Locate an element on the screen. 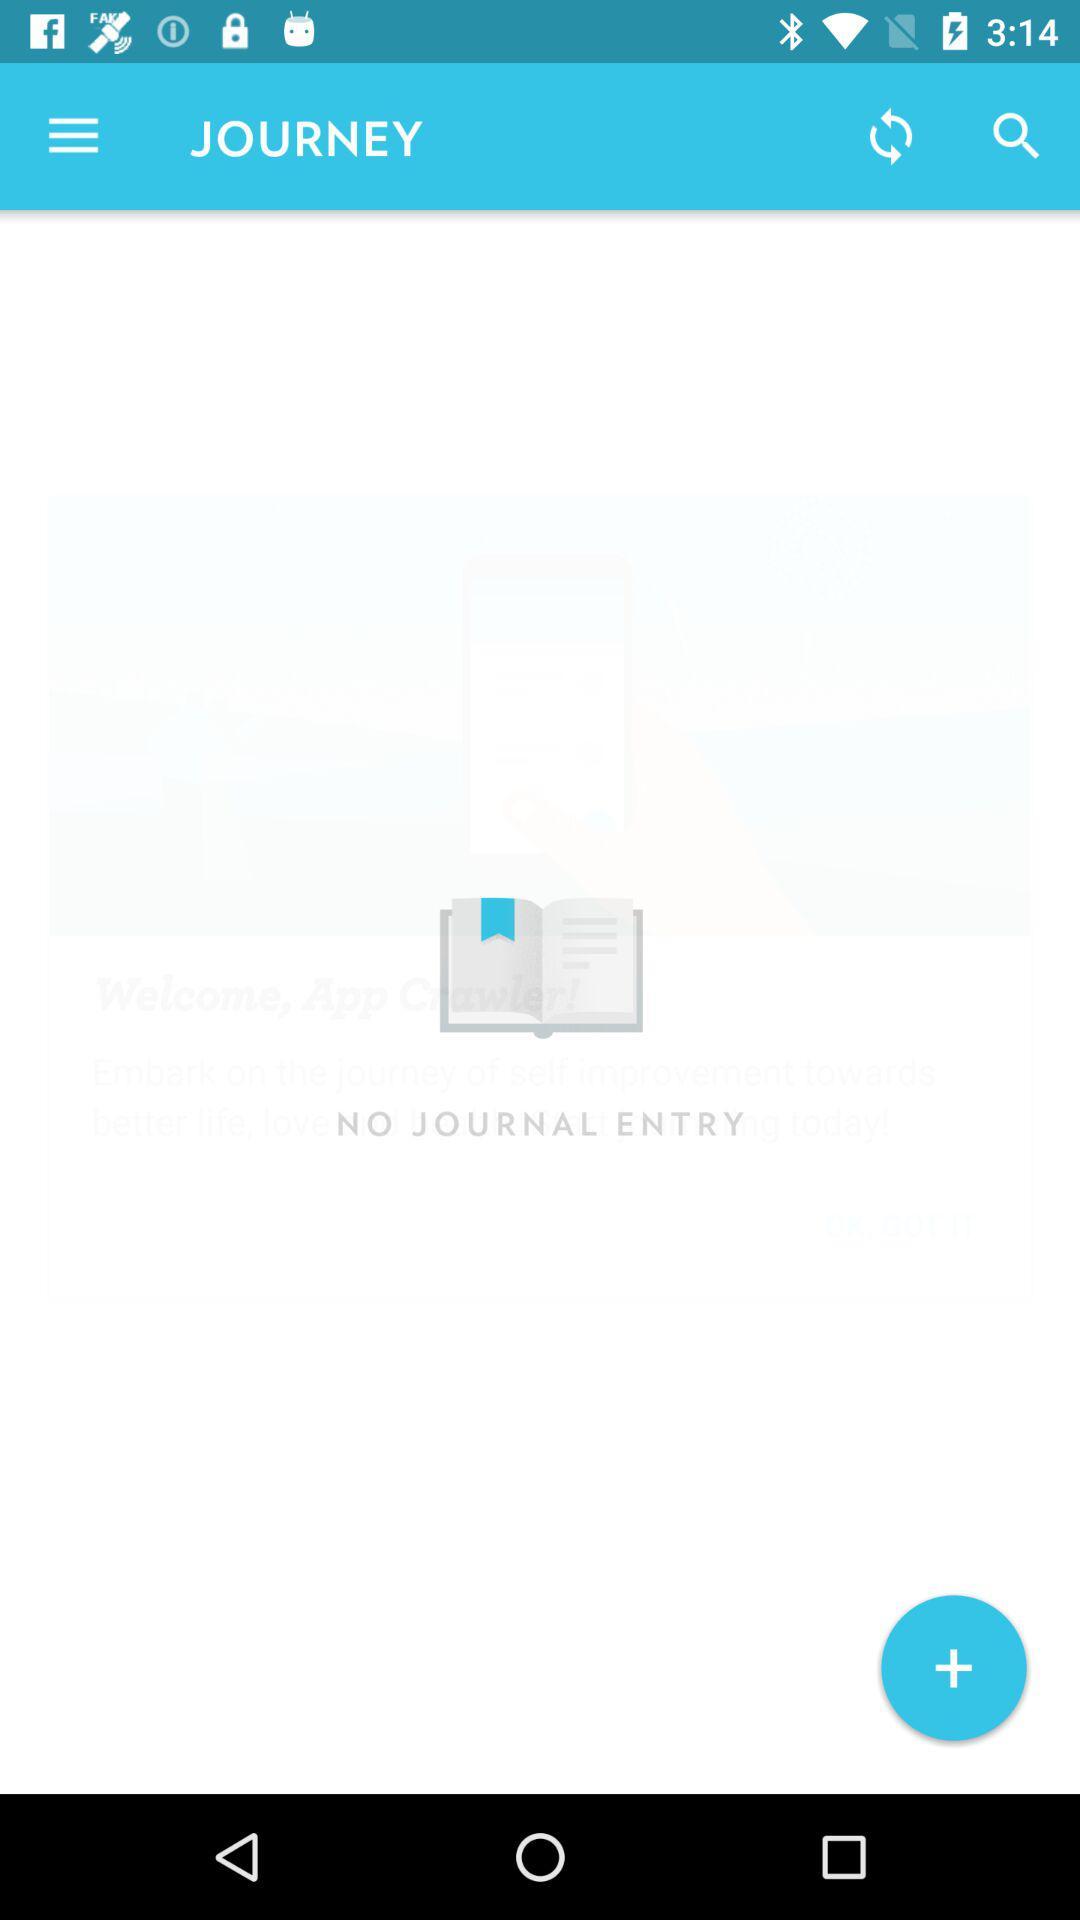 Image resolution: width=1080 pixels, height=1920 pixels. + item is located at coordinates (952, 1668).